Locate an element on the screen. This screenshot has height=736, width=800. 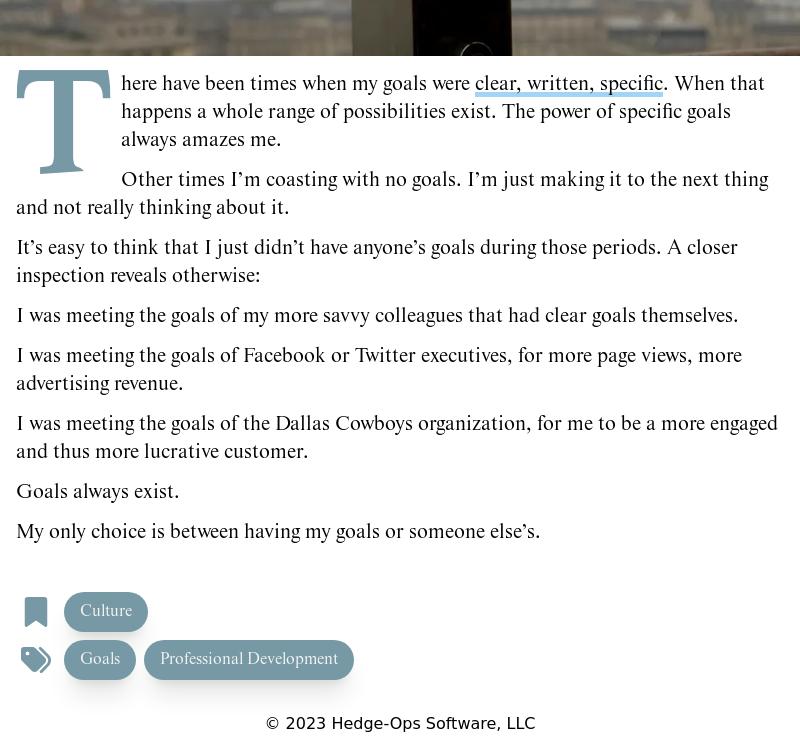
'2023' is located at coordinates (304, 723).